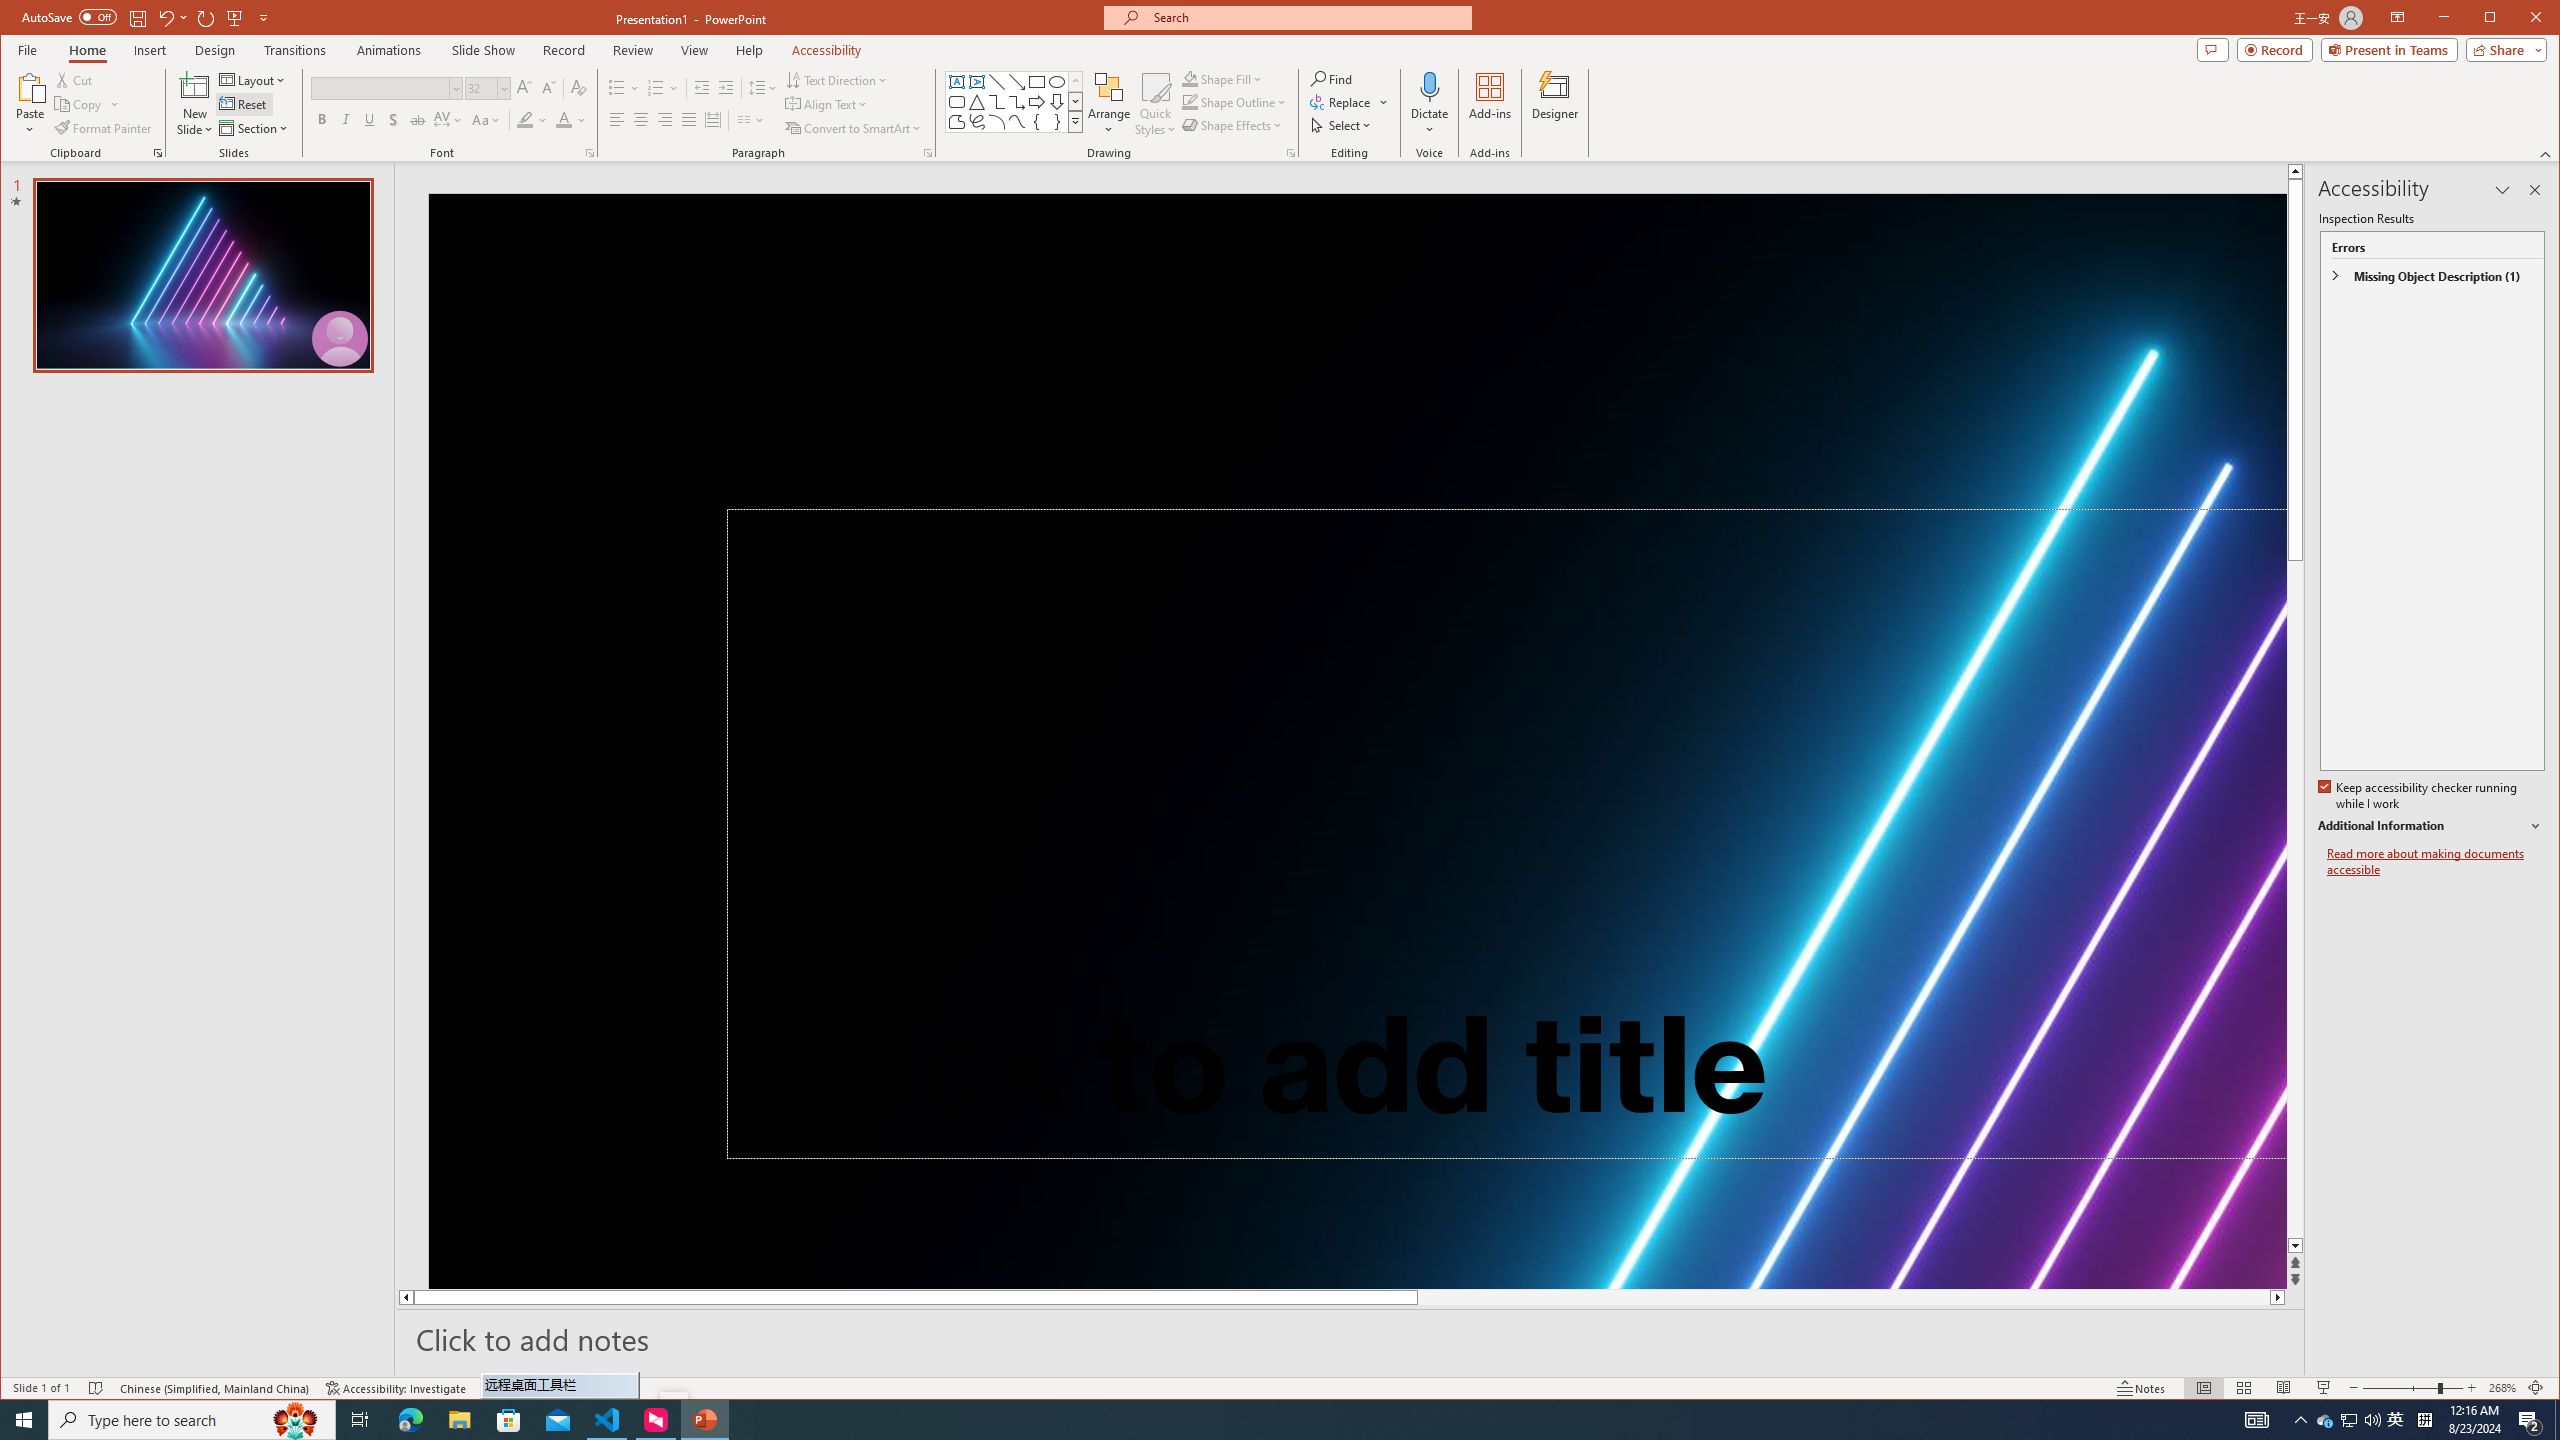  Describe the element at coordinates (615, 119) in the screenshot. I see `'Align Left'` at that location.